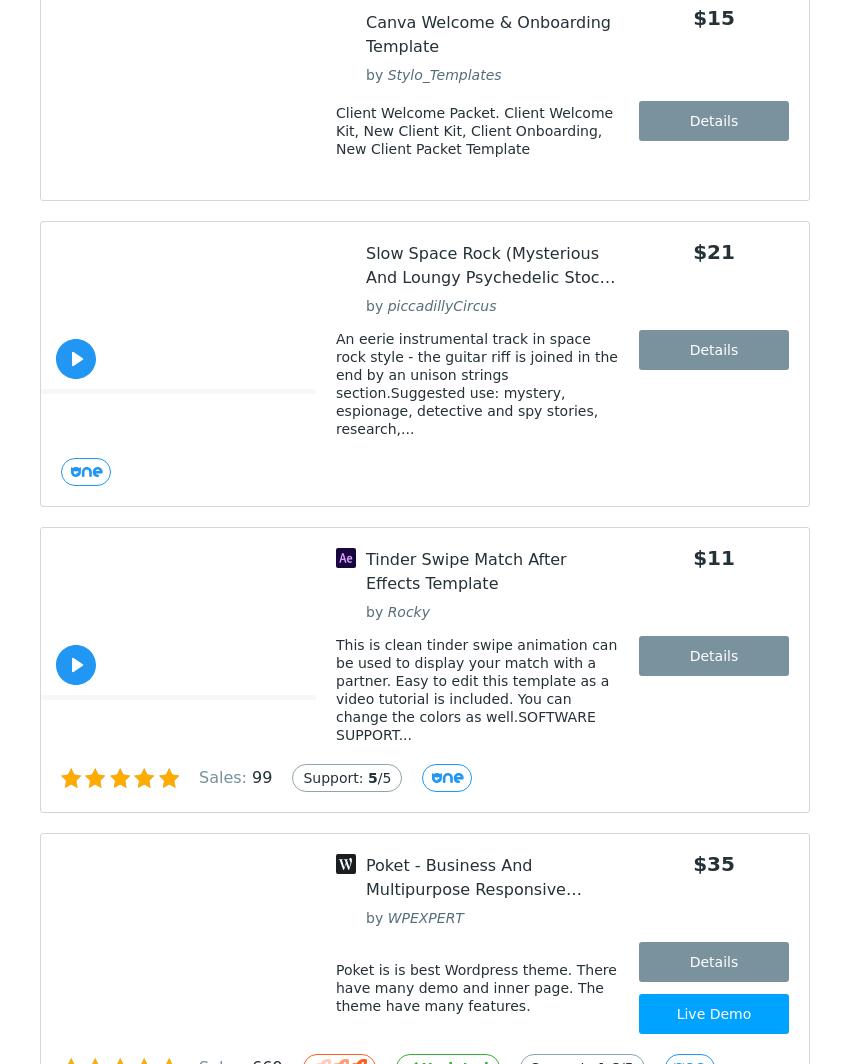 The width and height of the screenshot is (850, 1064). I want to click on 'Stylo_Templates', so click(387, 73).